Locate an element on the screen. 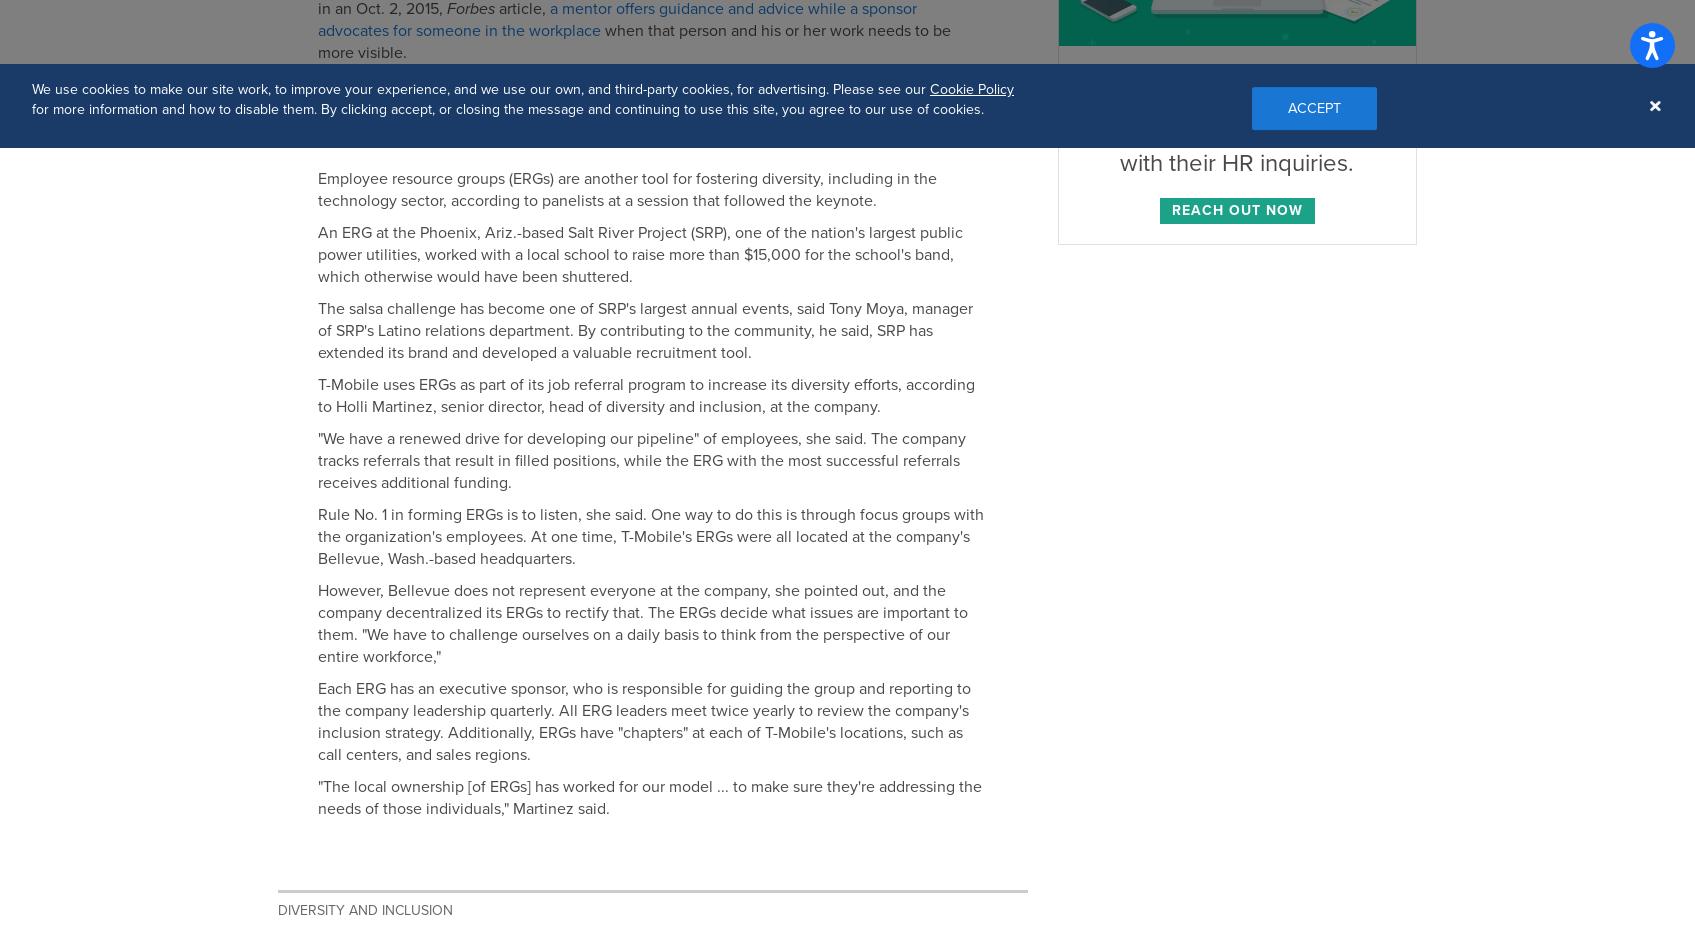 This screenshot has width=1695, height=926. 'Each ERG has an executive sponsor, who is responsible for guiding the group and reporting to the company leadership quarterly. All ERG leaders meet twice yearly to review the company's inclusion strategy. Additionally, ERGs have "chapters" at each of T-Mobile's locations, such as call centers, and sales regions.' is located at coordinates (642, 722).